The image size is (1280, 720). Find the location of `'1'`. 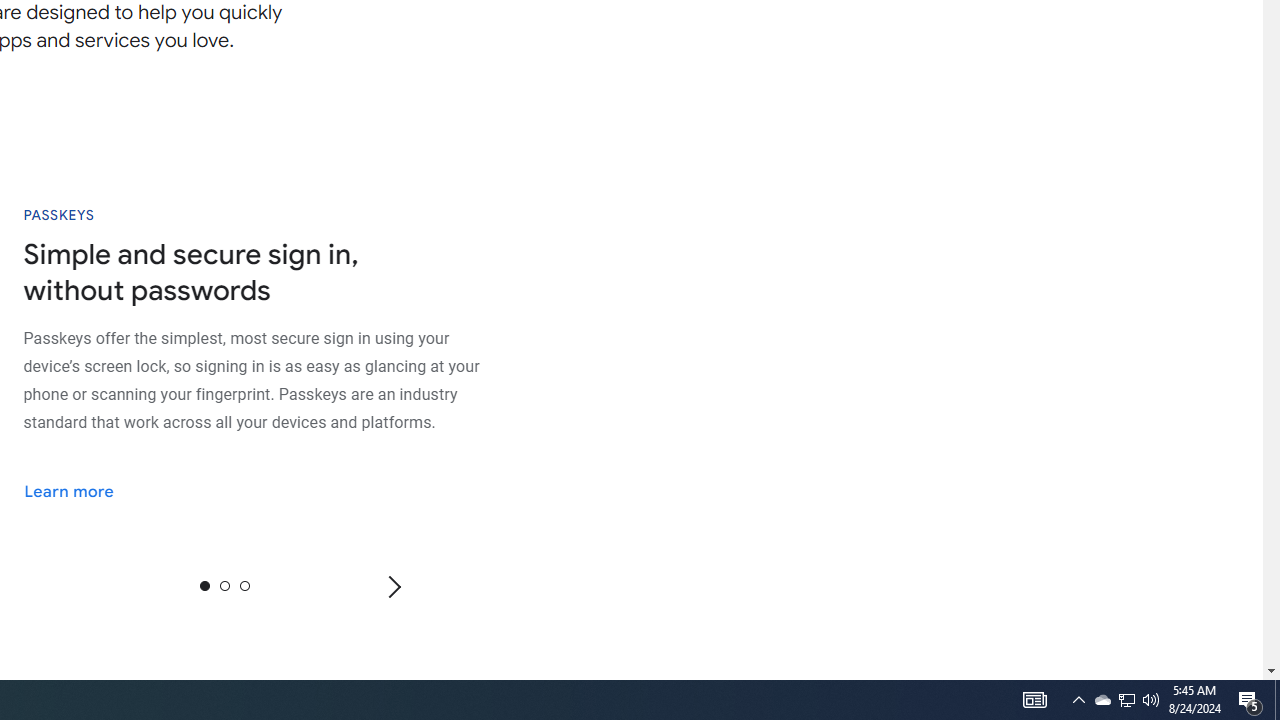

'1' is located at coordinates (224, 585).